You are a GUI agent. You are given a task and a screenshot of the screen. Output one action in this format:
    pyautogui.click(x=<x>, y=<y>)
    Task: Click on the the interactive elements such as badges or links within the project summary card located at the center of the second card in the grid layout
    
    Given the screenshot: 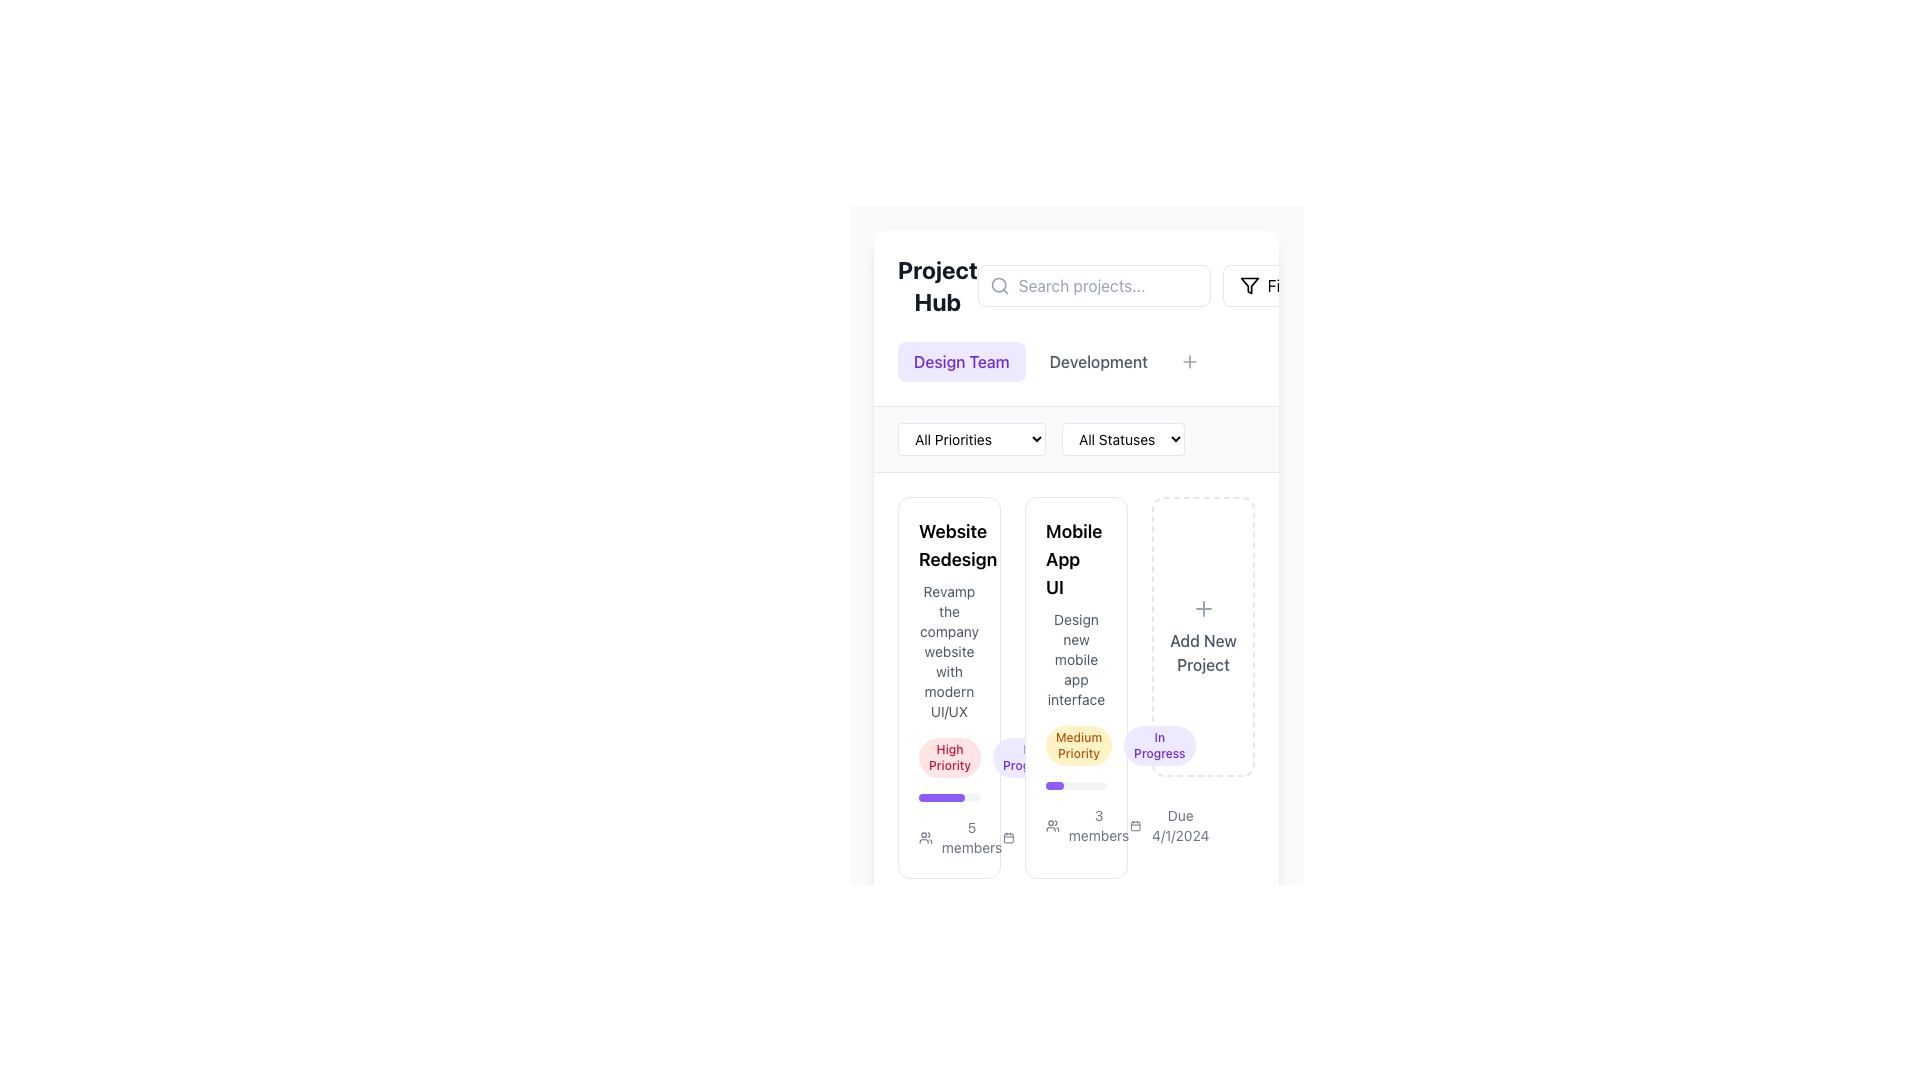 What is the action you would take?
    pyautogui.click(x=1075, y=686)
    